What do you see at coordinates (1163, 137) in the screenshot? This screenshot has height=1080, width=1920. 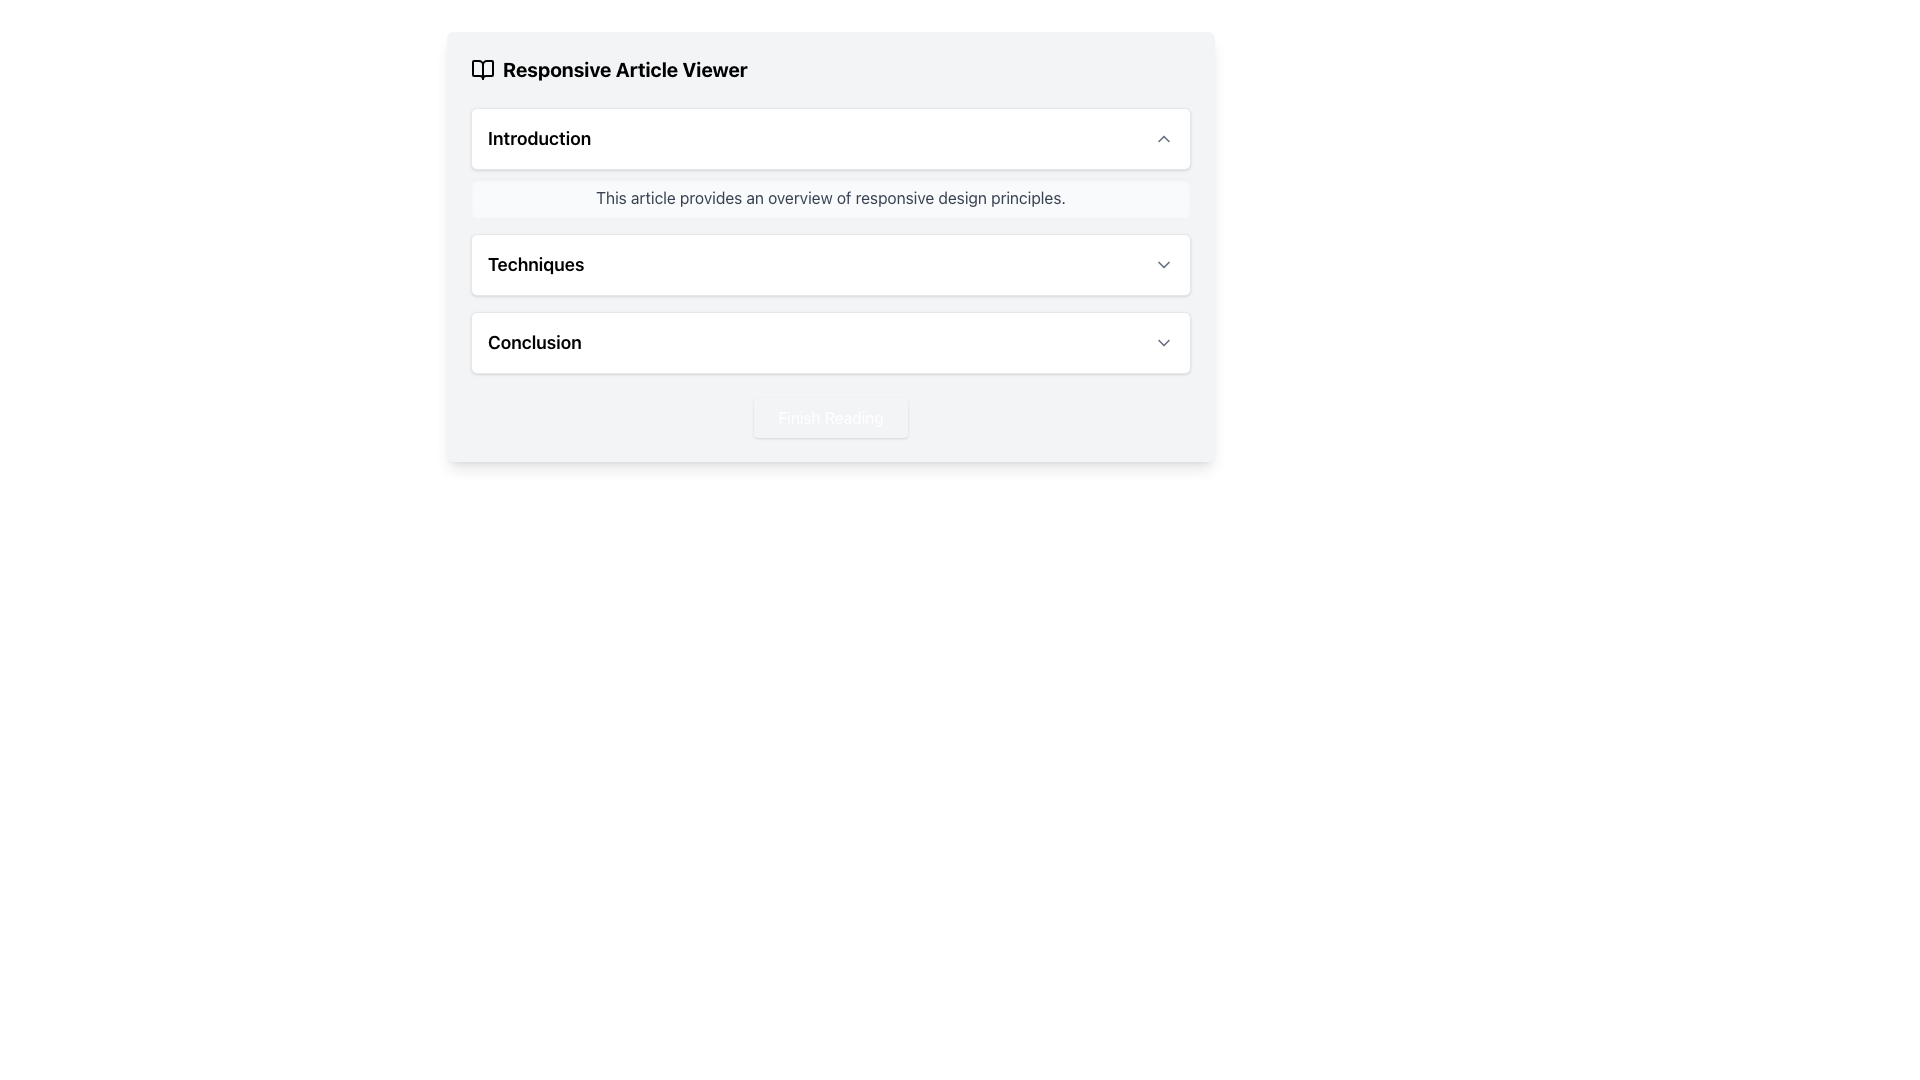 I see `the chevron icon located at the top-right of the 'Introduction' section` at bounding box center [1163, 137].